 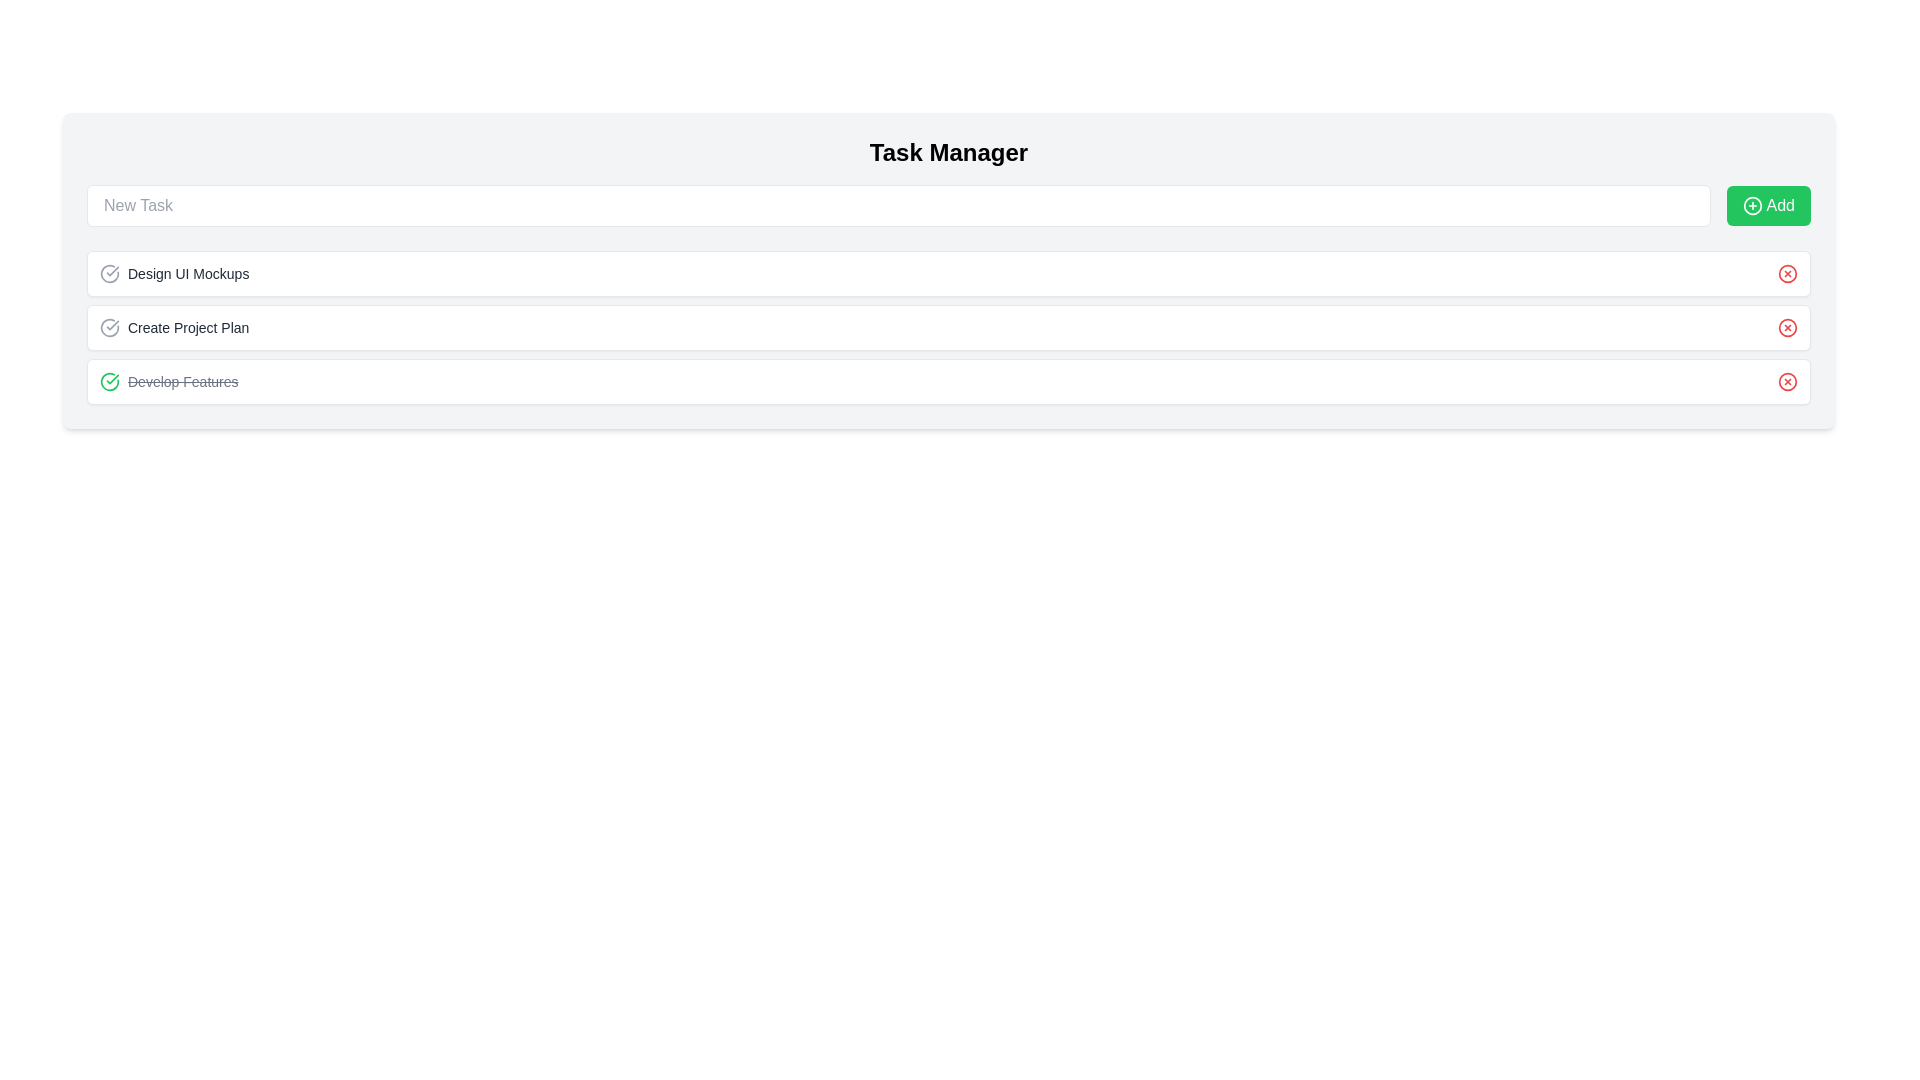 What do you see at coordinates (174, 326) in the screenshot?
I see `the 'Create Project Plan' task entry with a check mark icon` at bounding box center [174, 326].